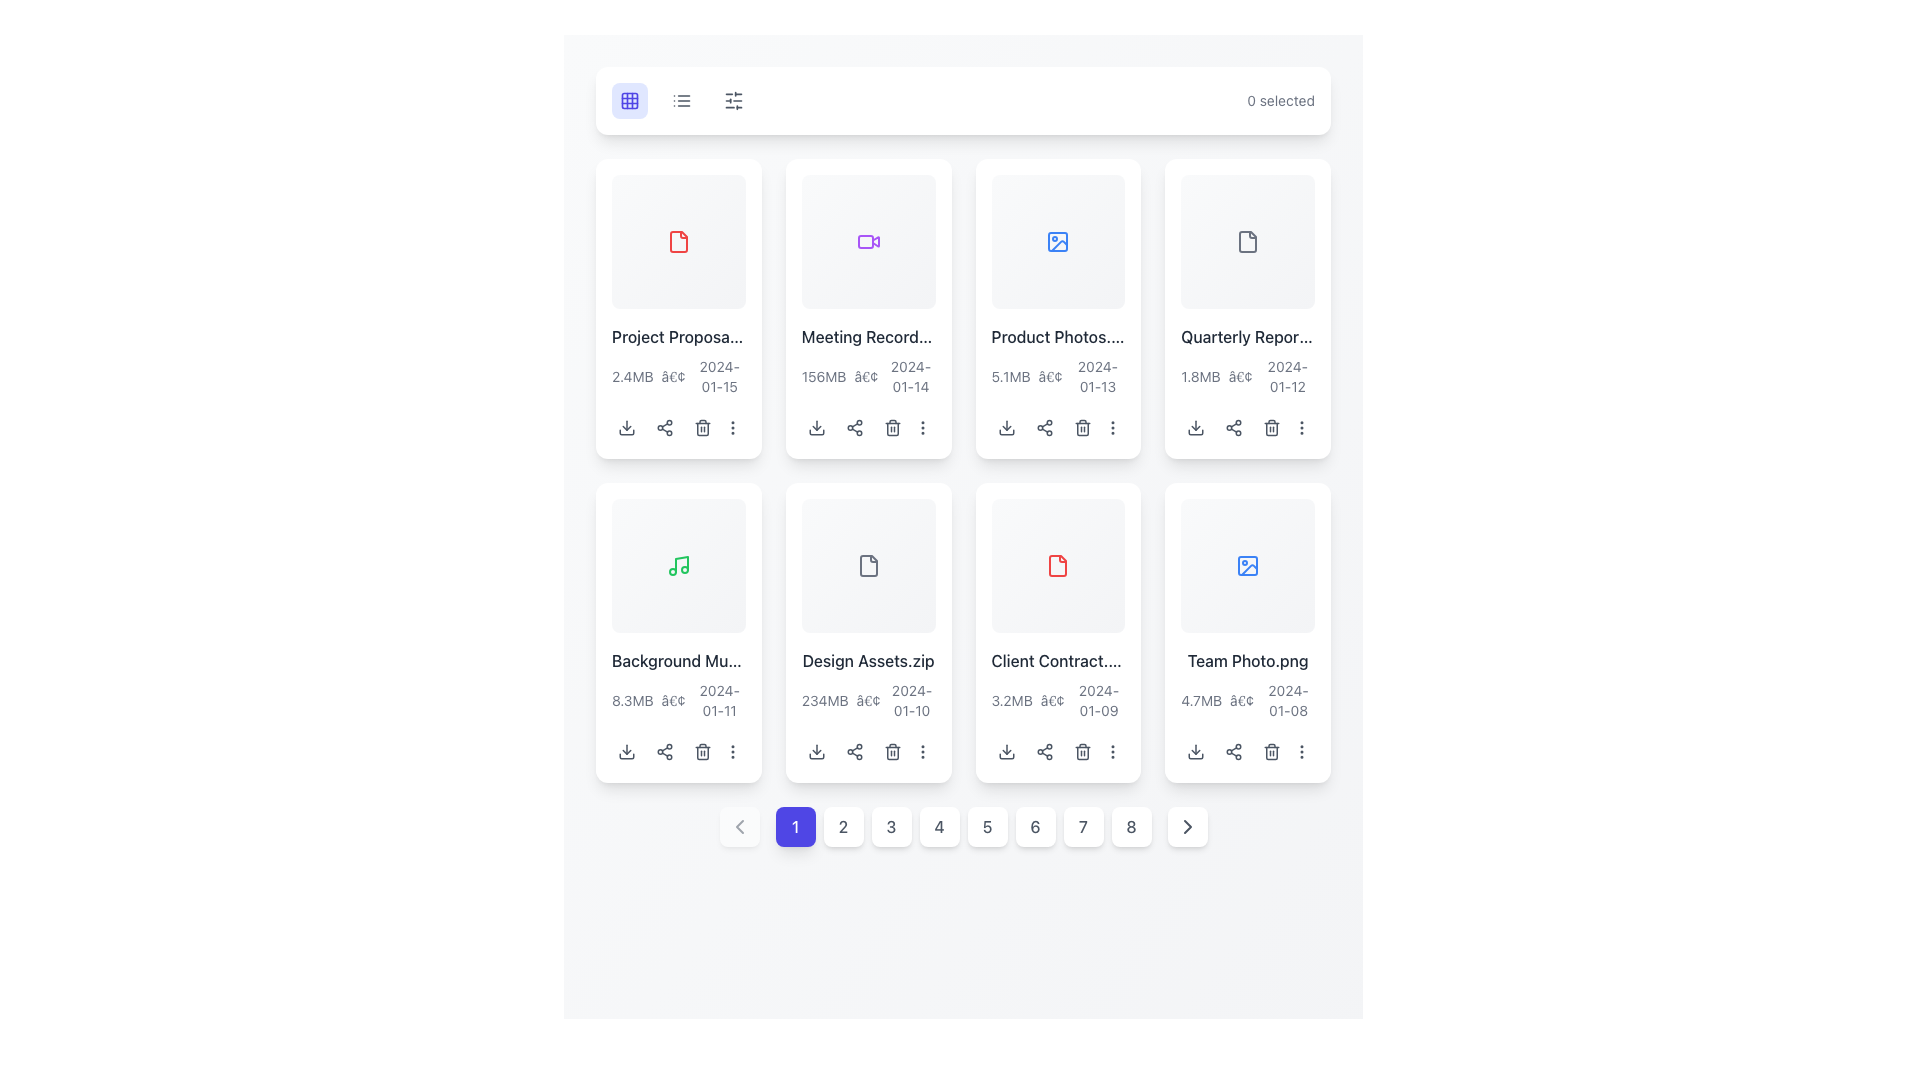 The image size is (1920, 1080). What do you see at coordinates (678, 565) in the screenshot?
I see `the music file icon located in the second row and first column of the grid layout` at bounding box center [678, 565].